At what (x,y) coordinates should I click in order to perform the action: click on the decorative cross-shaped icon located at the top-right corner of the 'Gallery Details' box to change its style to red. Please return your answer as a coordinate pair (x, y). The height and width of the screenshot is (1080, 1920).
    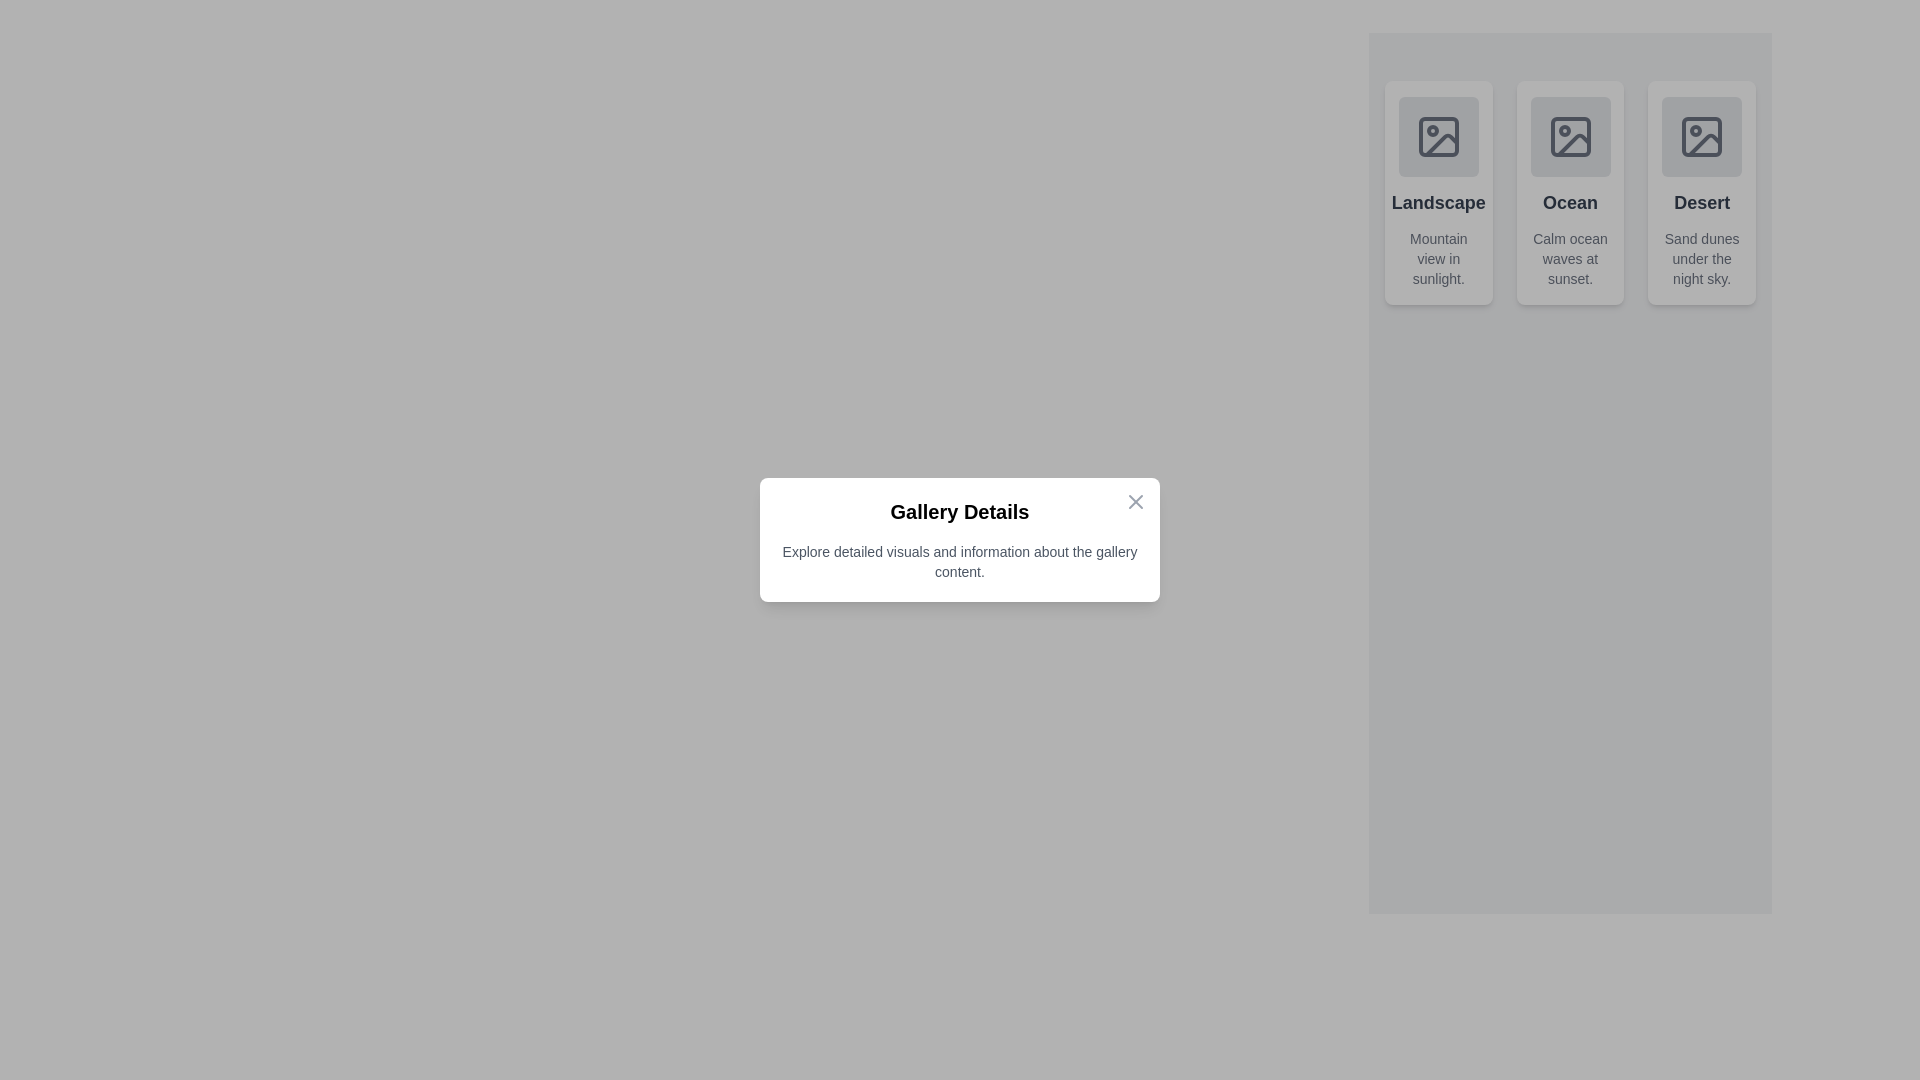
    Looking at the image, I should click on (1136, 500).